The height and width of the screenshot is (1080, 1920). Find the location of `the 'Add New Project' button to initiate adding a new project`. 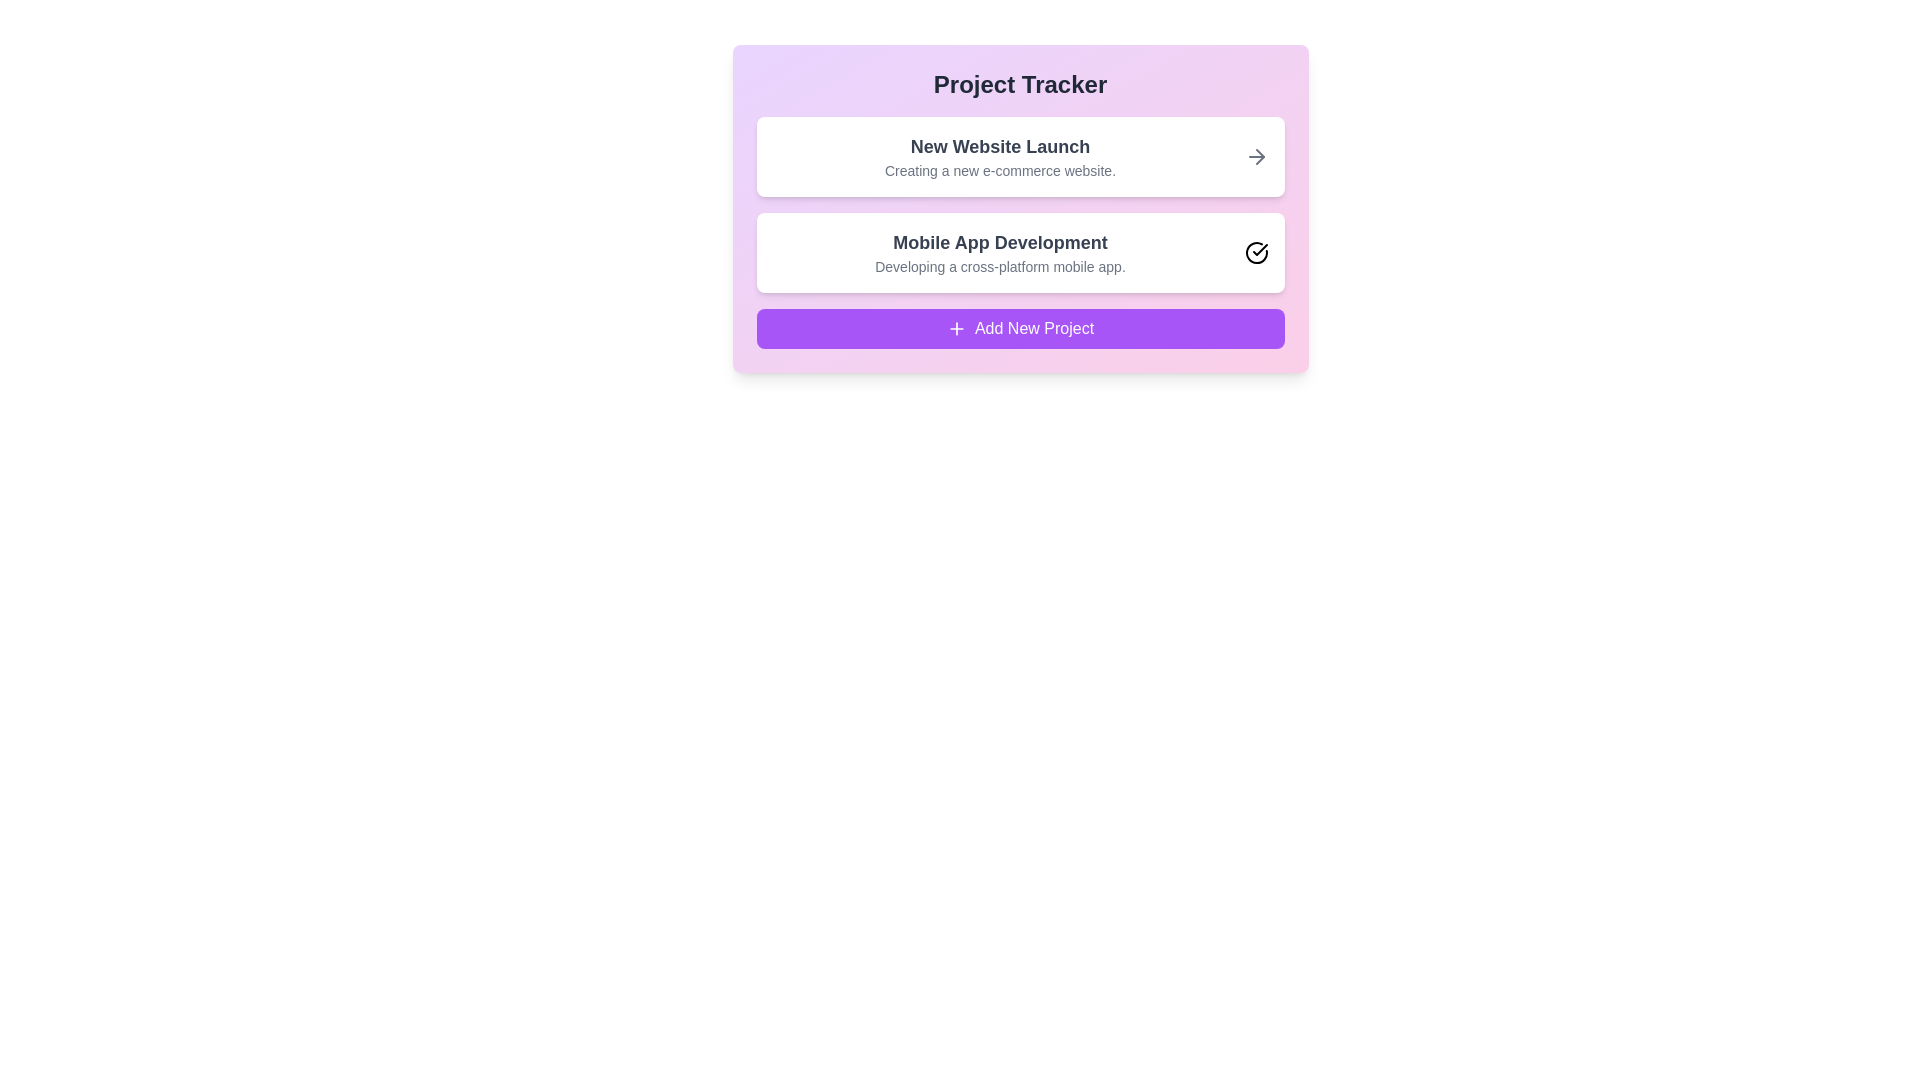

the 'Add New Project' button to initiate adding a new project is located at coordinates (1020, 327).